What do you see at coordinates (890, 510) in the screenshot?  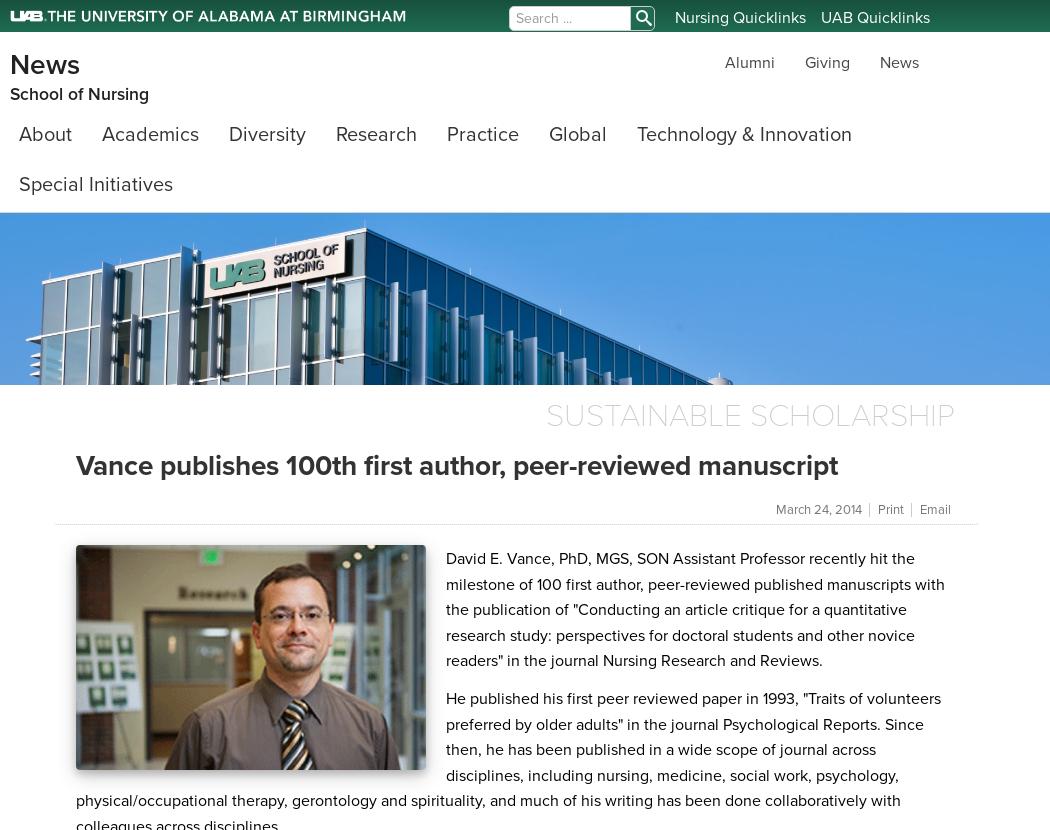 I see `'Print'` at bounding box center [890, 510].